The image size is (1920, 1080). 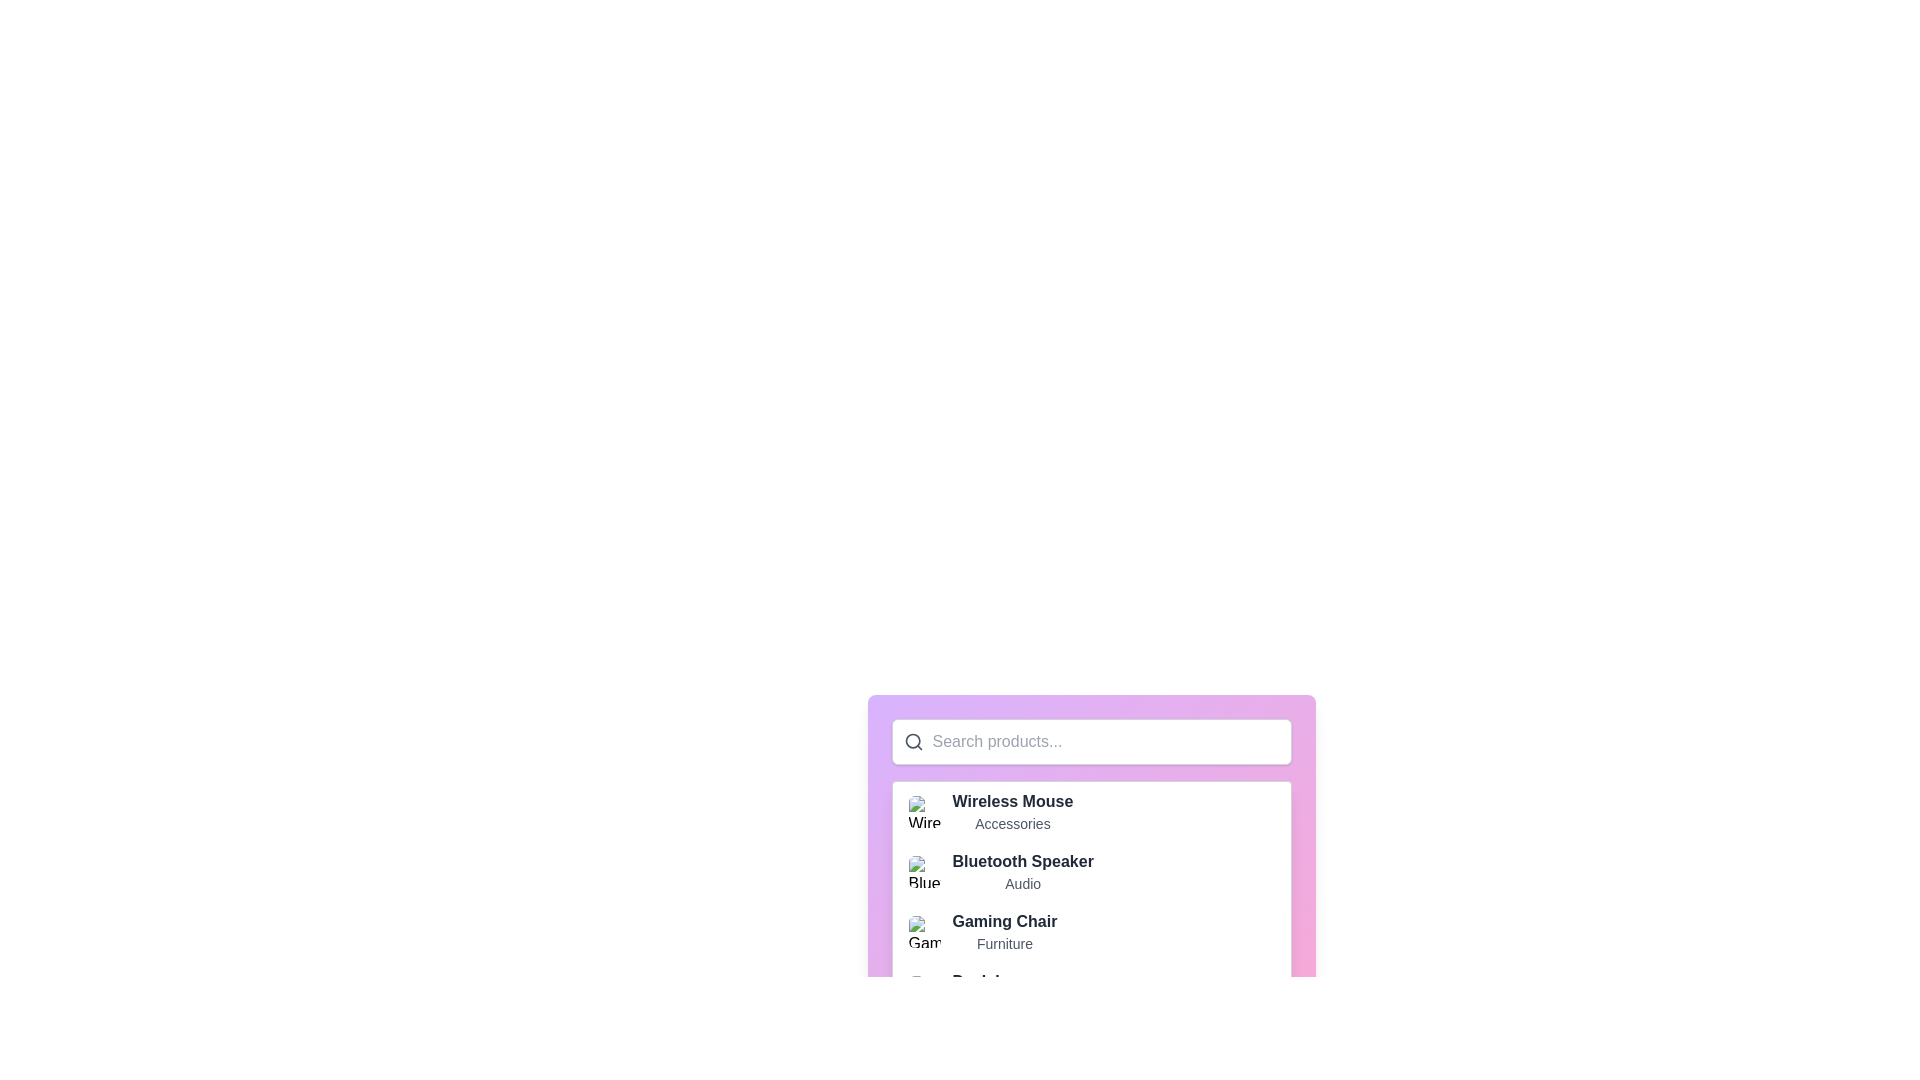 What do you see at coordinates (923, 870) in the screenshot?
I see `the image associated with the product 'Bluetooth Speaker' by clicking on the visual representation located at the far left of its product list entry` at bounding box center [923, 870].